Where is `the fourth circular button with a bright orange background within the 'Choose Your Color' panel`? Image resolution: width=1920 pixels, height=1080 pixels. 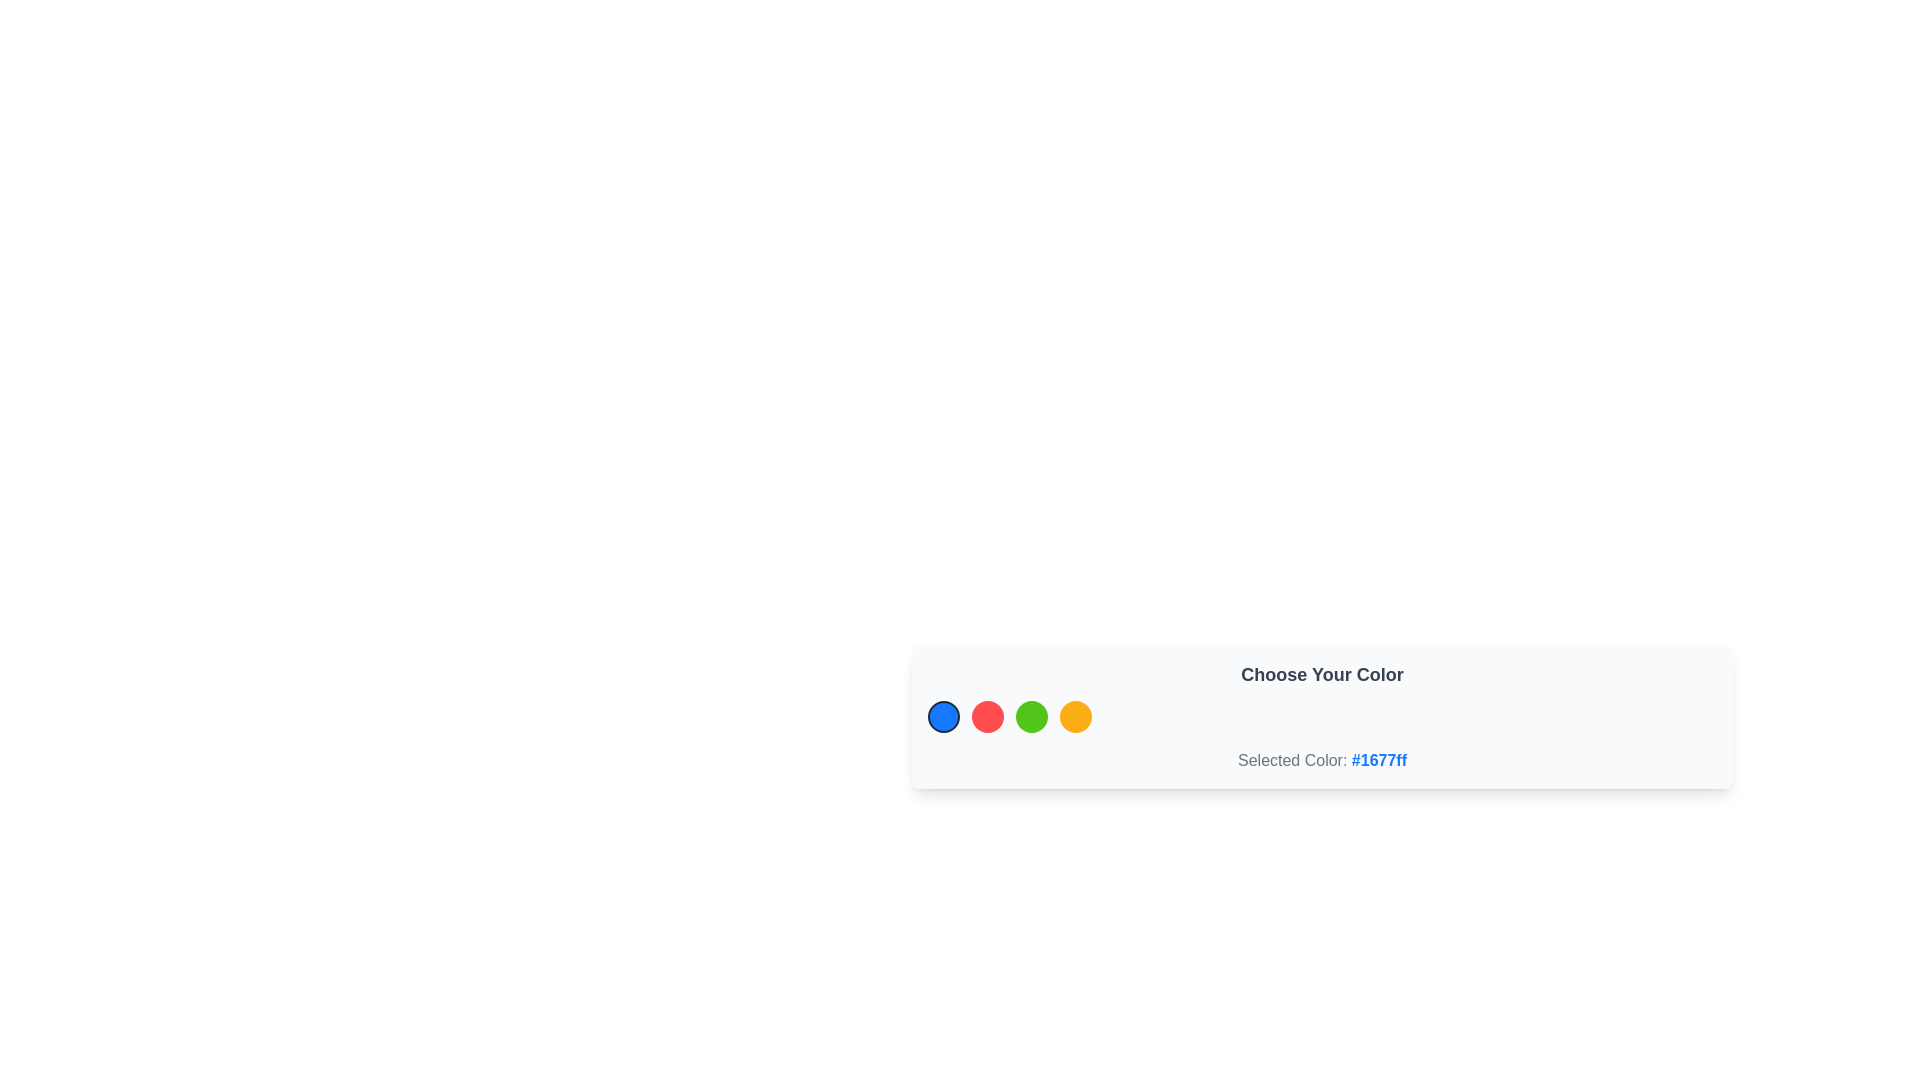
the fourth circular button with a bright orange background within the 'Choose Your Color' panel is located at coordinates (1074, 716).